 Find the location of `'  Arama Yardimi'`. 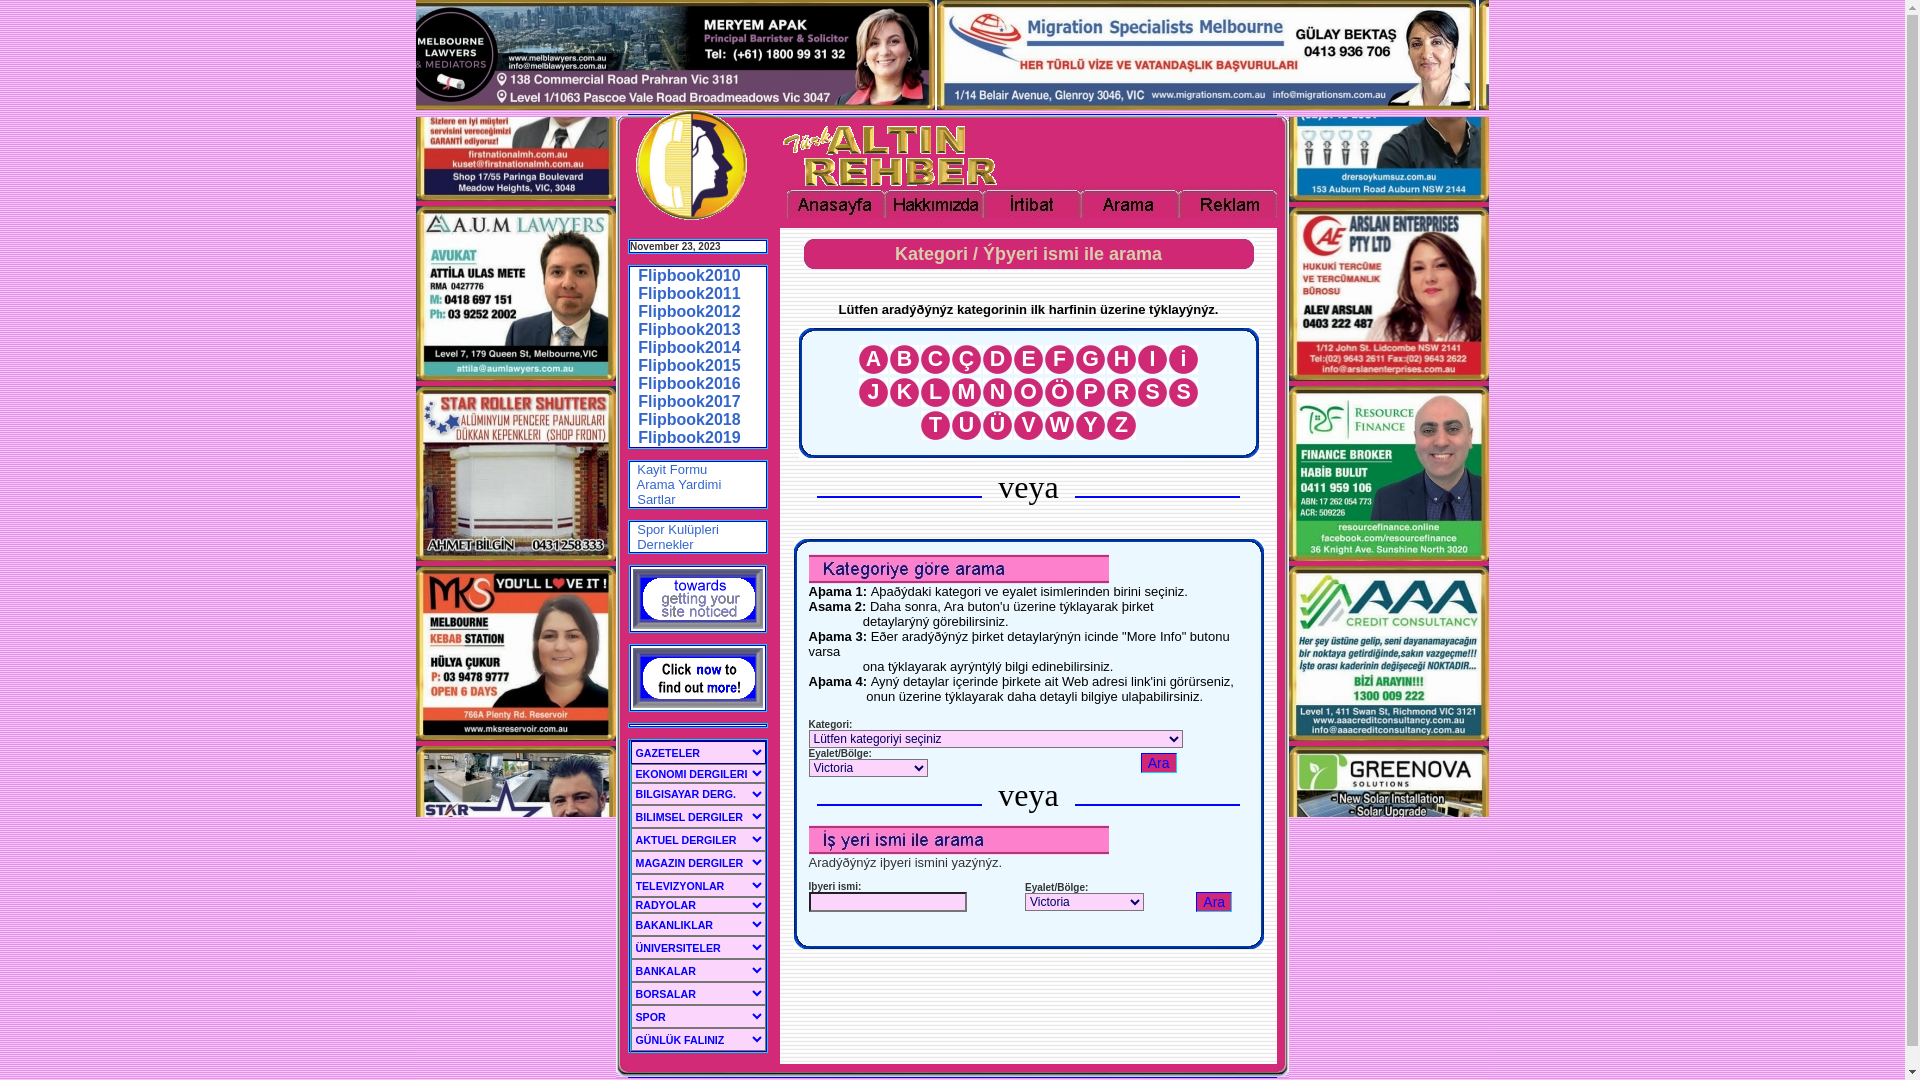

'  Arama Yardimi' is located at coordinates (675, 484).